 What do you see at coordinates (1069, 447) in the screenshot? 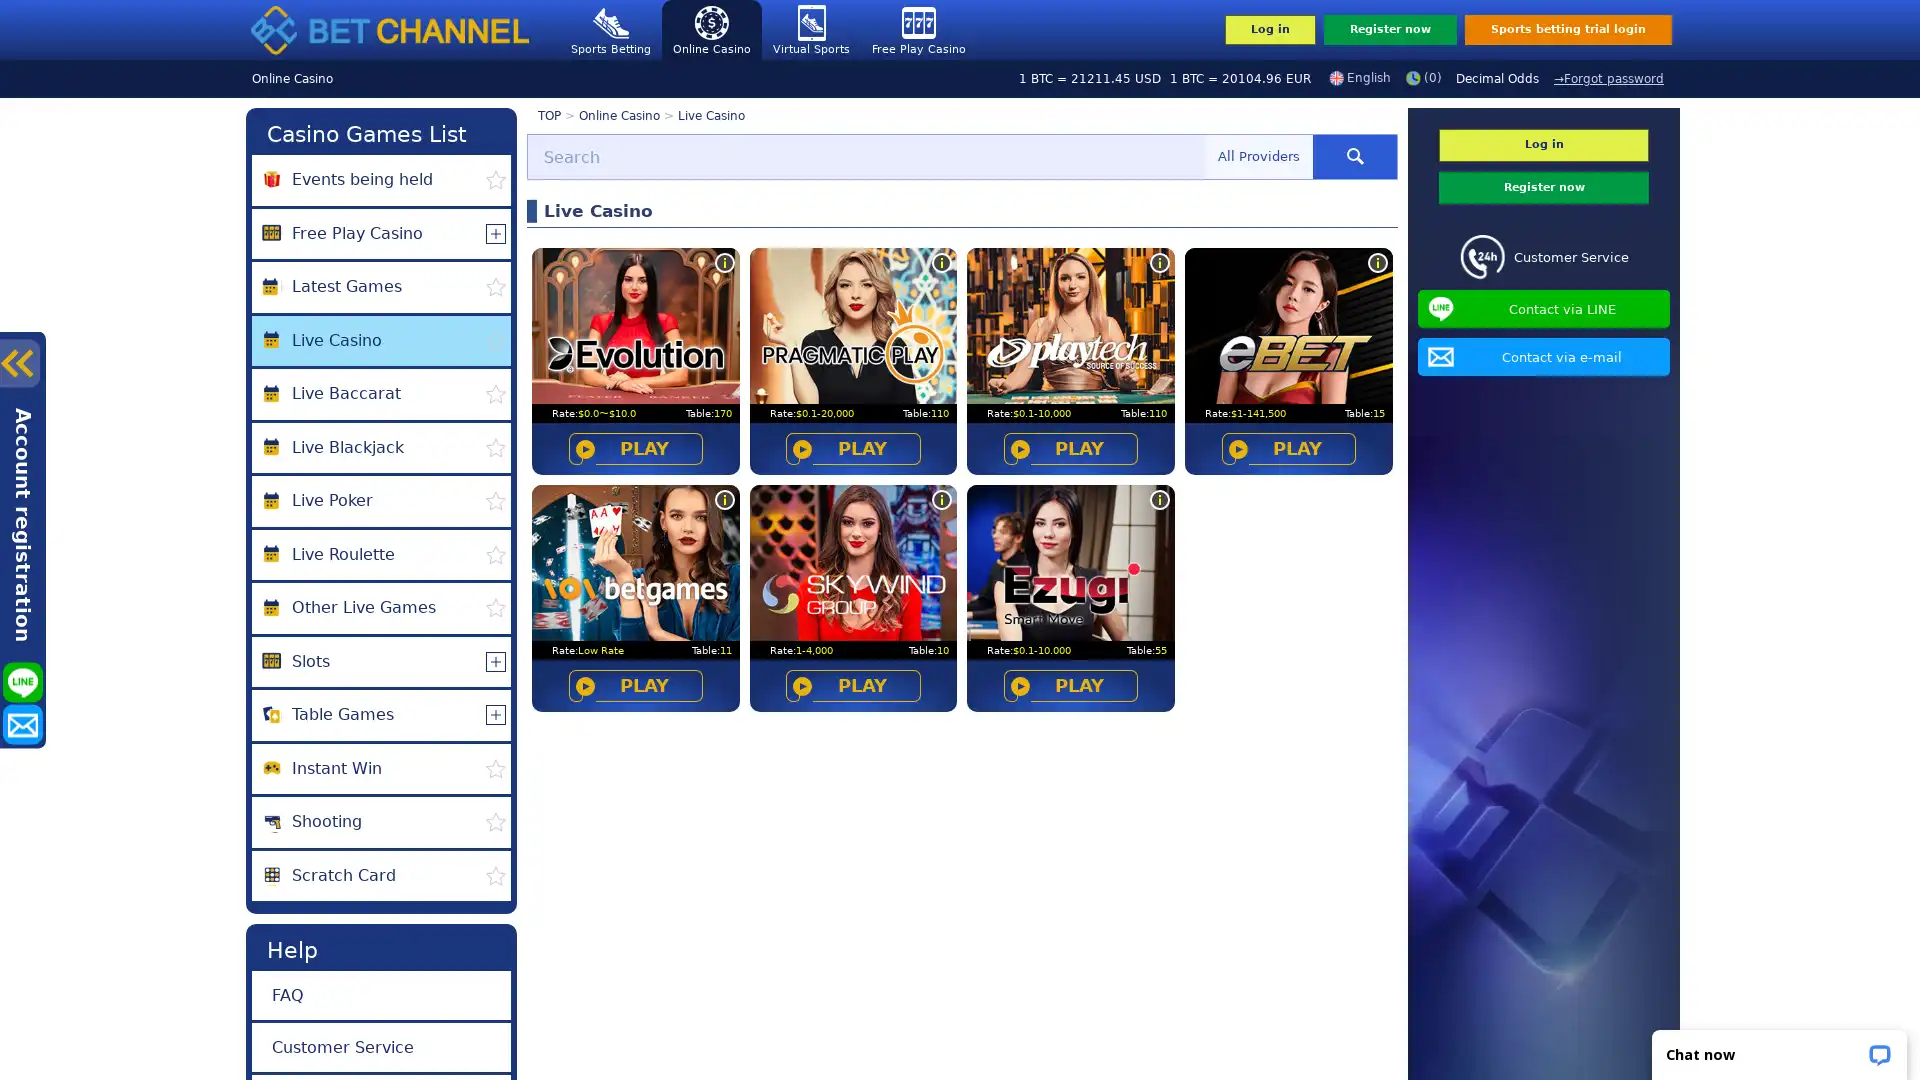
I see `PLAY` at bounding box center [1069, 447].